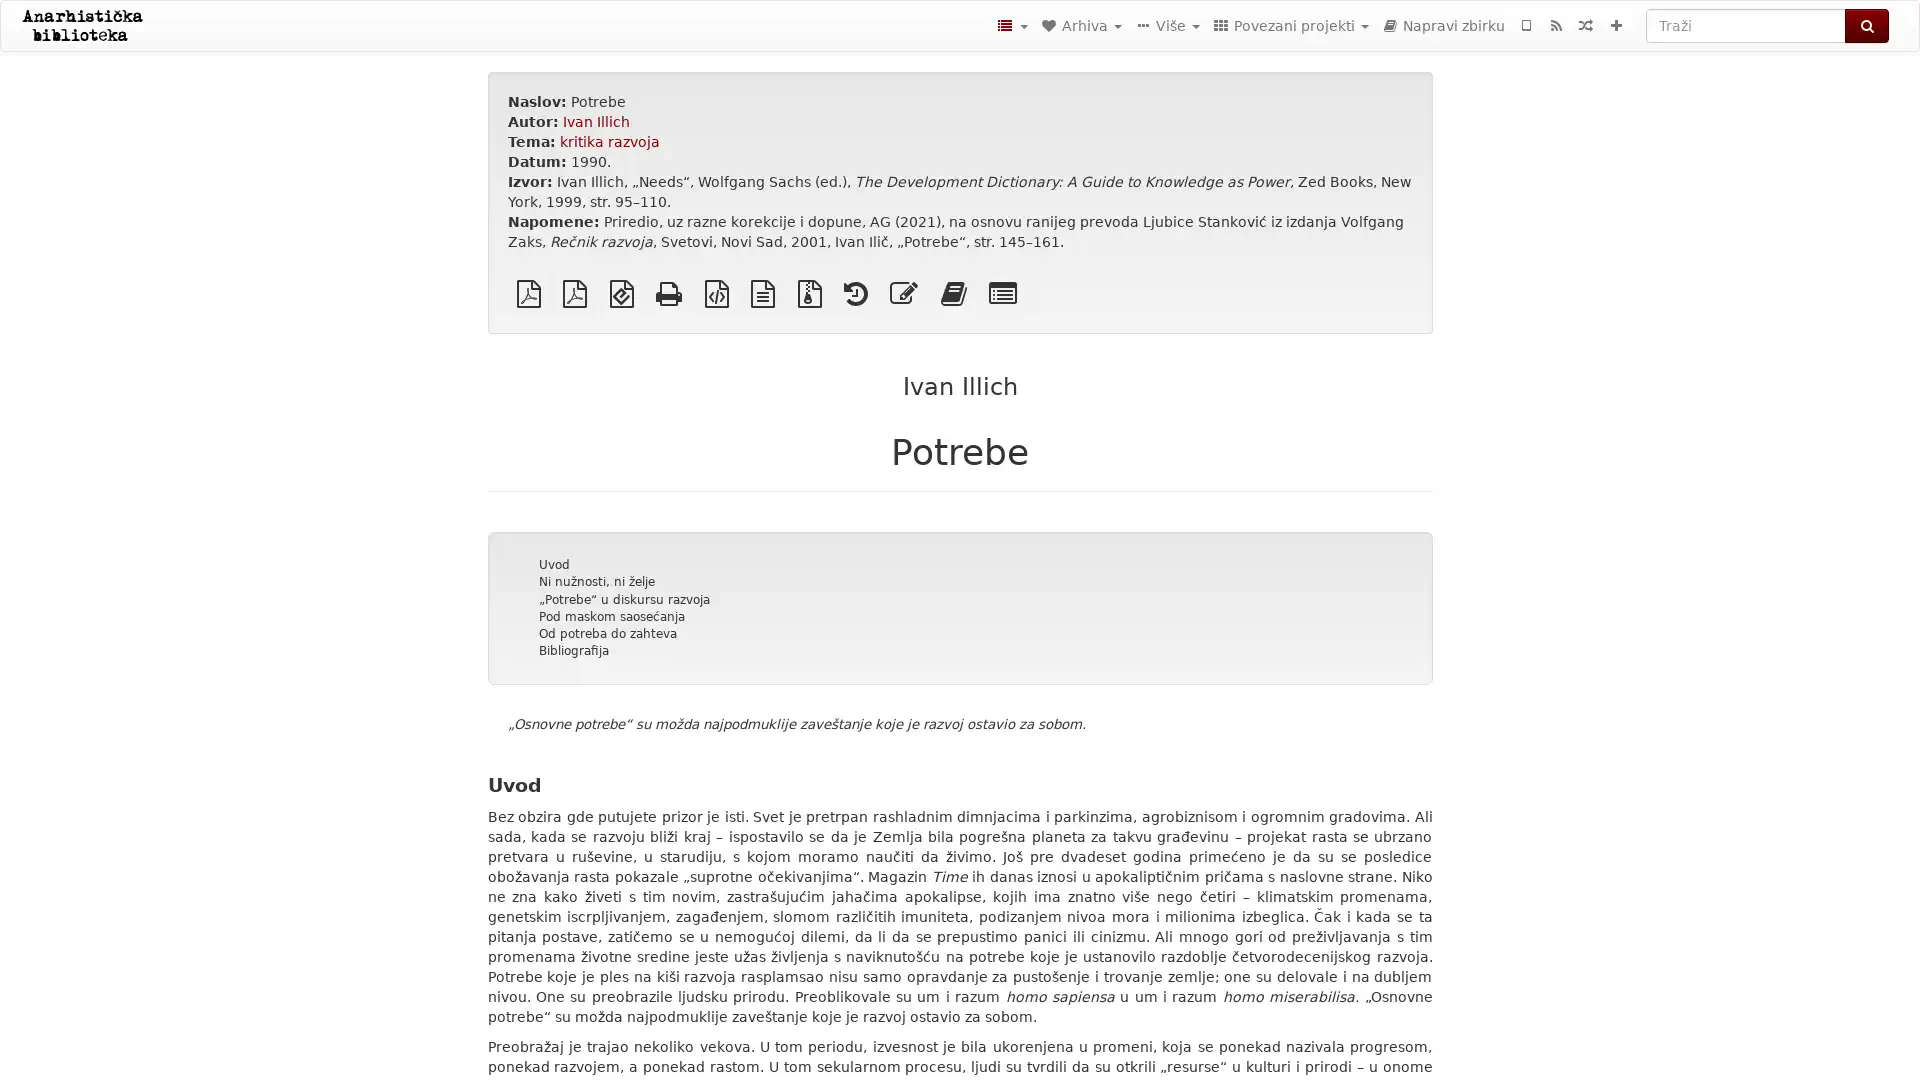  Describe the element at coordinates (1866, 26) in the screenshot. I see `Trazi` at that location.